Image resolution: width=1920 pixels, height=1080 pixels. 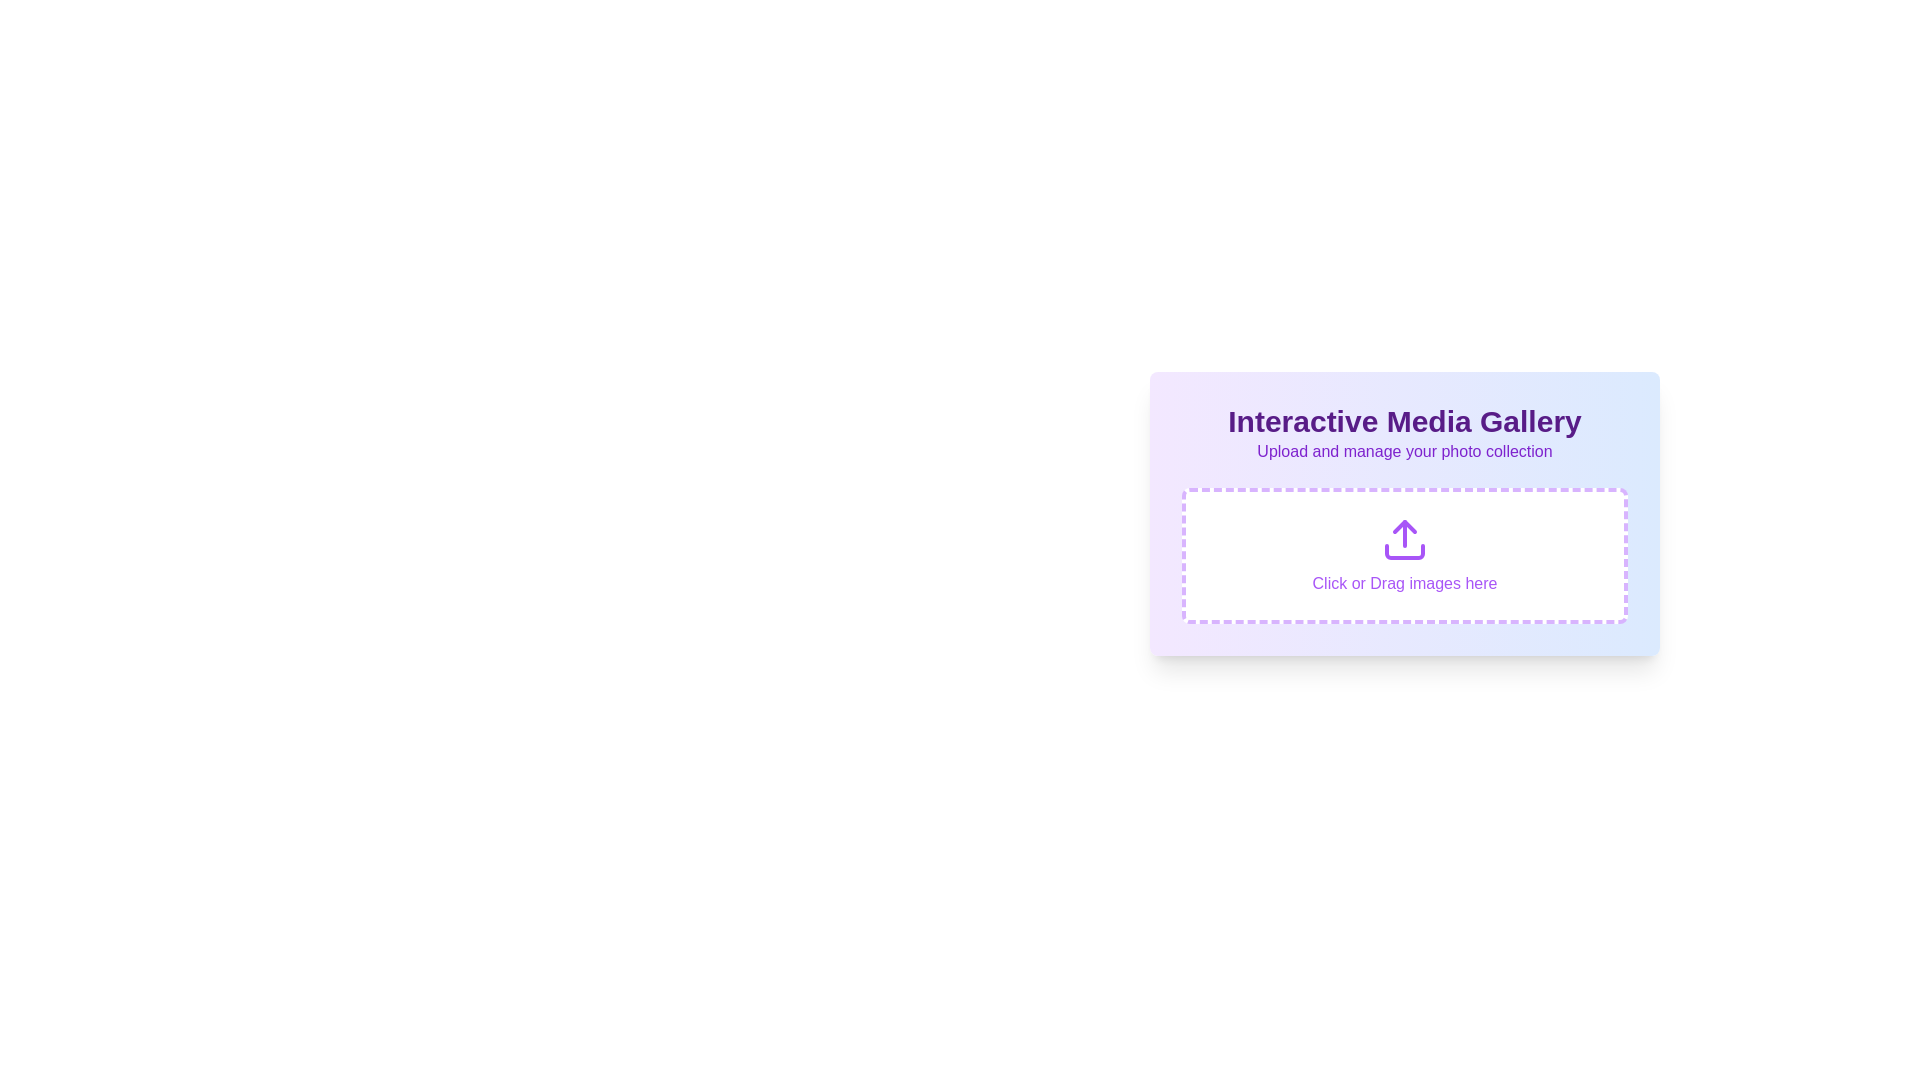 I want to click on the upward-facing triangular arrow icon, which is colored purple with a gradient and is part of the upload section above the text 'Click or Drag images here', so click(x=1404, y=526).